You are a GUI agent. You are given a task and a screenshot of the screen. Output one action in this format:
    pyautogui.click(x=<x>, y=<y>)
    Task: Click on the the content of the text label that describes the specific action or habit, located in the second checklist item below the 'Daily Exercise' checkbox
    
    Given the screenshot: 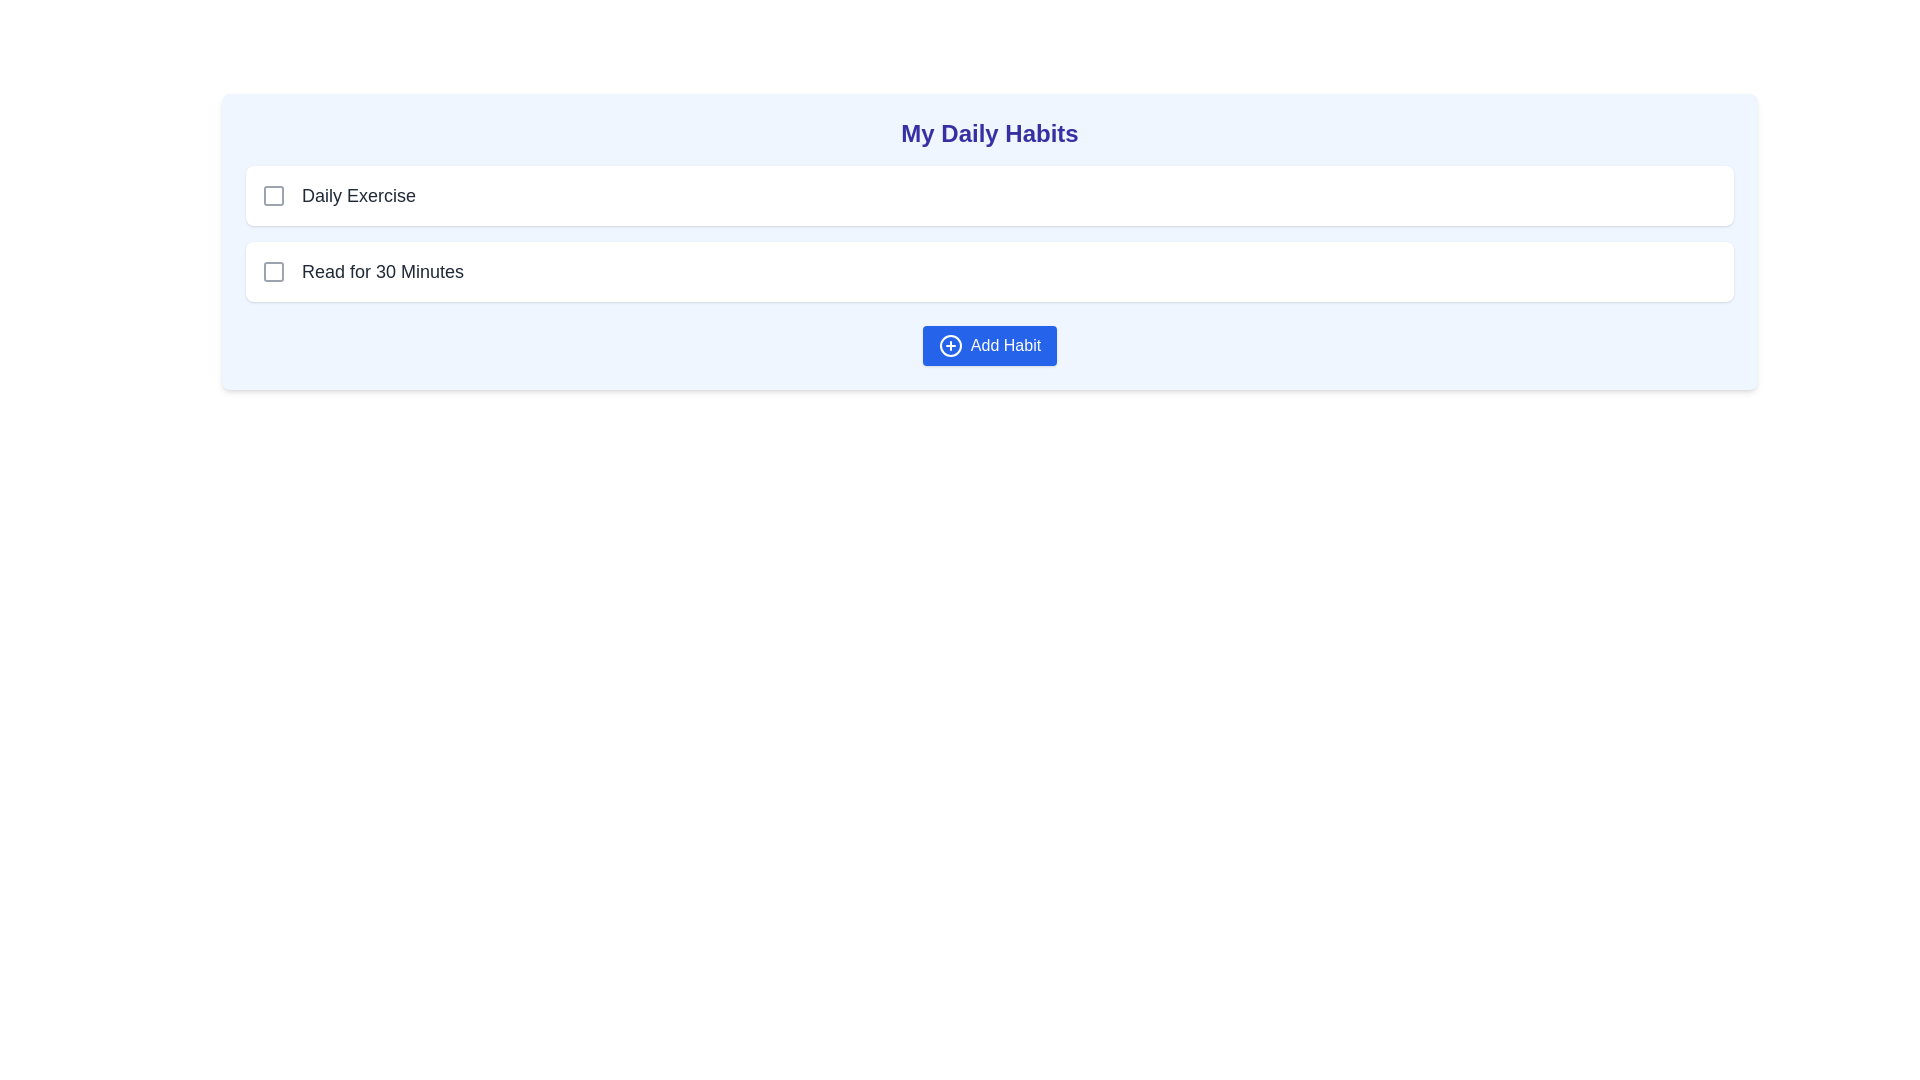 What is the action you would take?
    pyautogui.click(x=383, y=272)
    